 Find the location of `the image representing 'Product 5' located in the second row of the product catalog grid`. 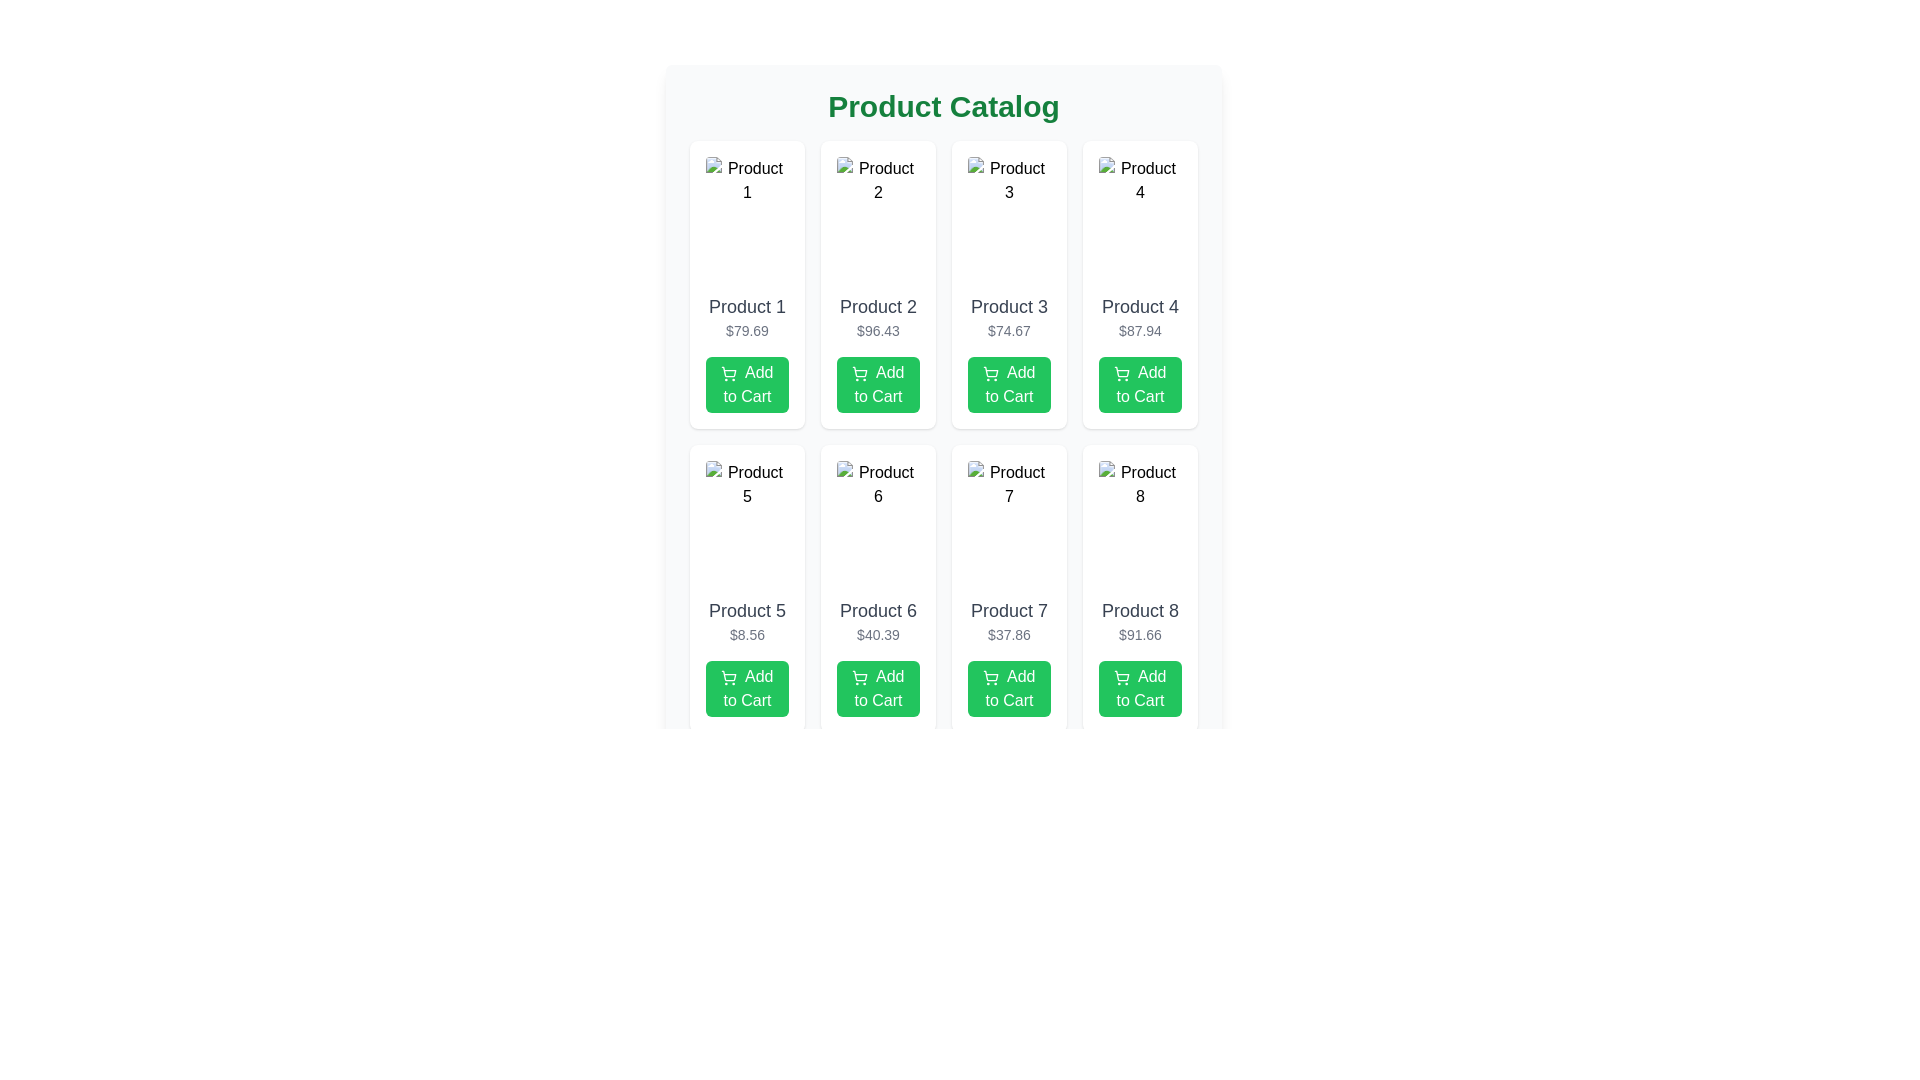

the image representing 'Product 5' located in the second row of the product catalog grid is located at coordinates (746, 523).